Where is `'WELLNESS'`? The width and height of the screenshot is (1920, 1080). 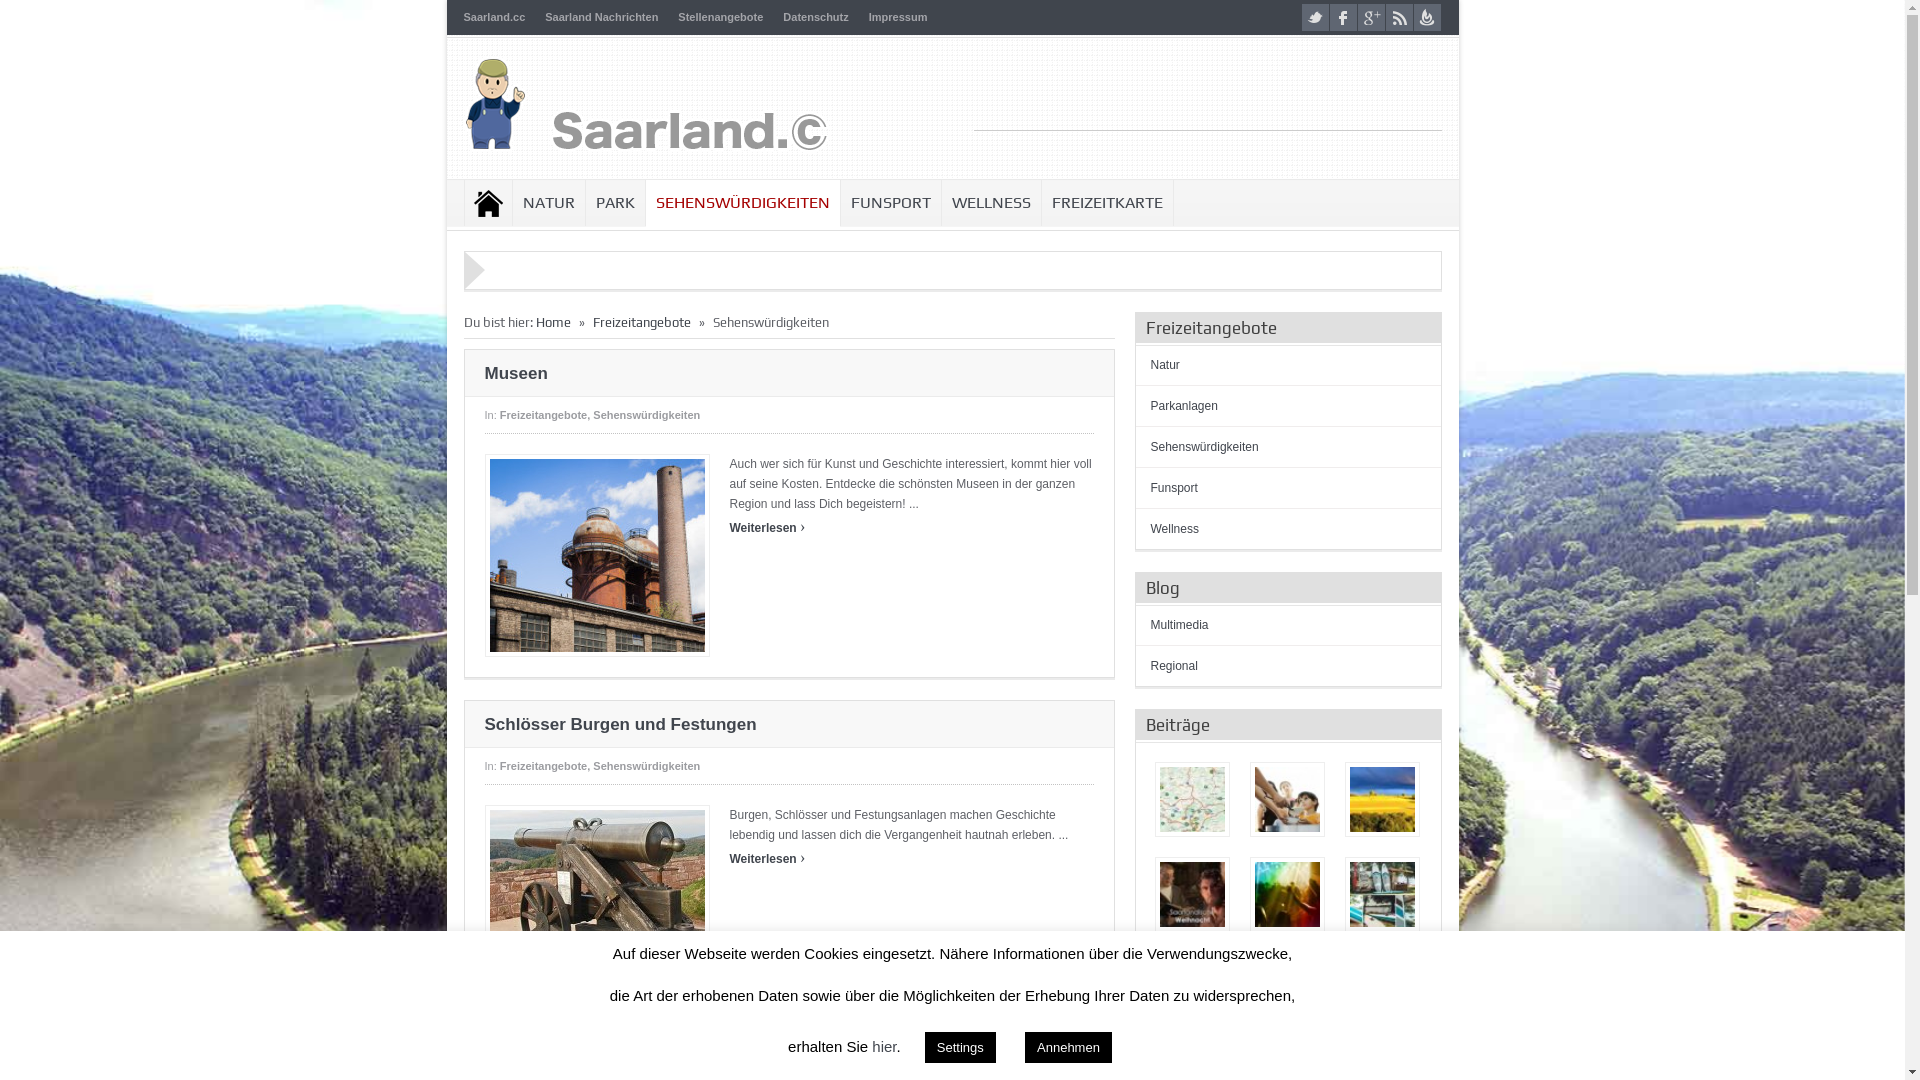 'WELLNESS' is located at coordinates (991, 203).